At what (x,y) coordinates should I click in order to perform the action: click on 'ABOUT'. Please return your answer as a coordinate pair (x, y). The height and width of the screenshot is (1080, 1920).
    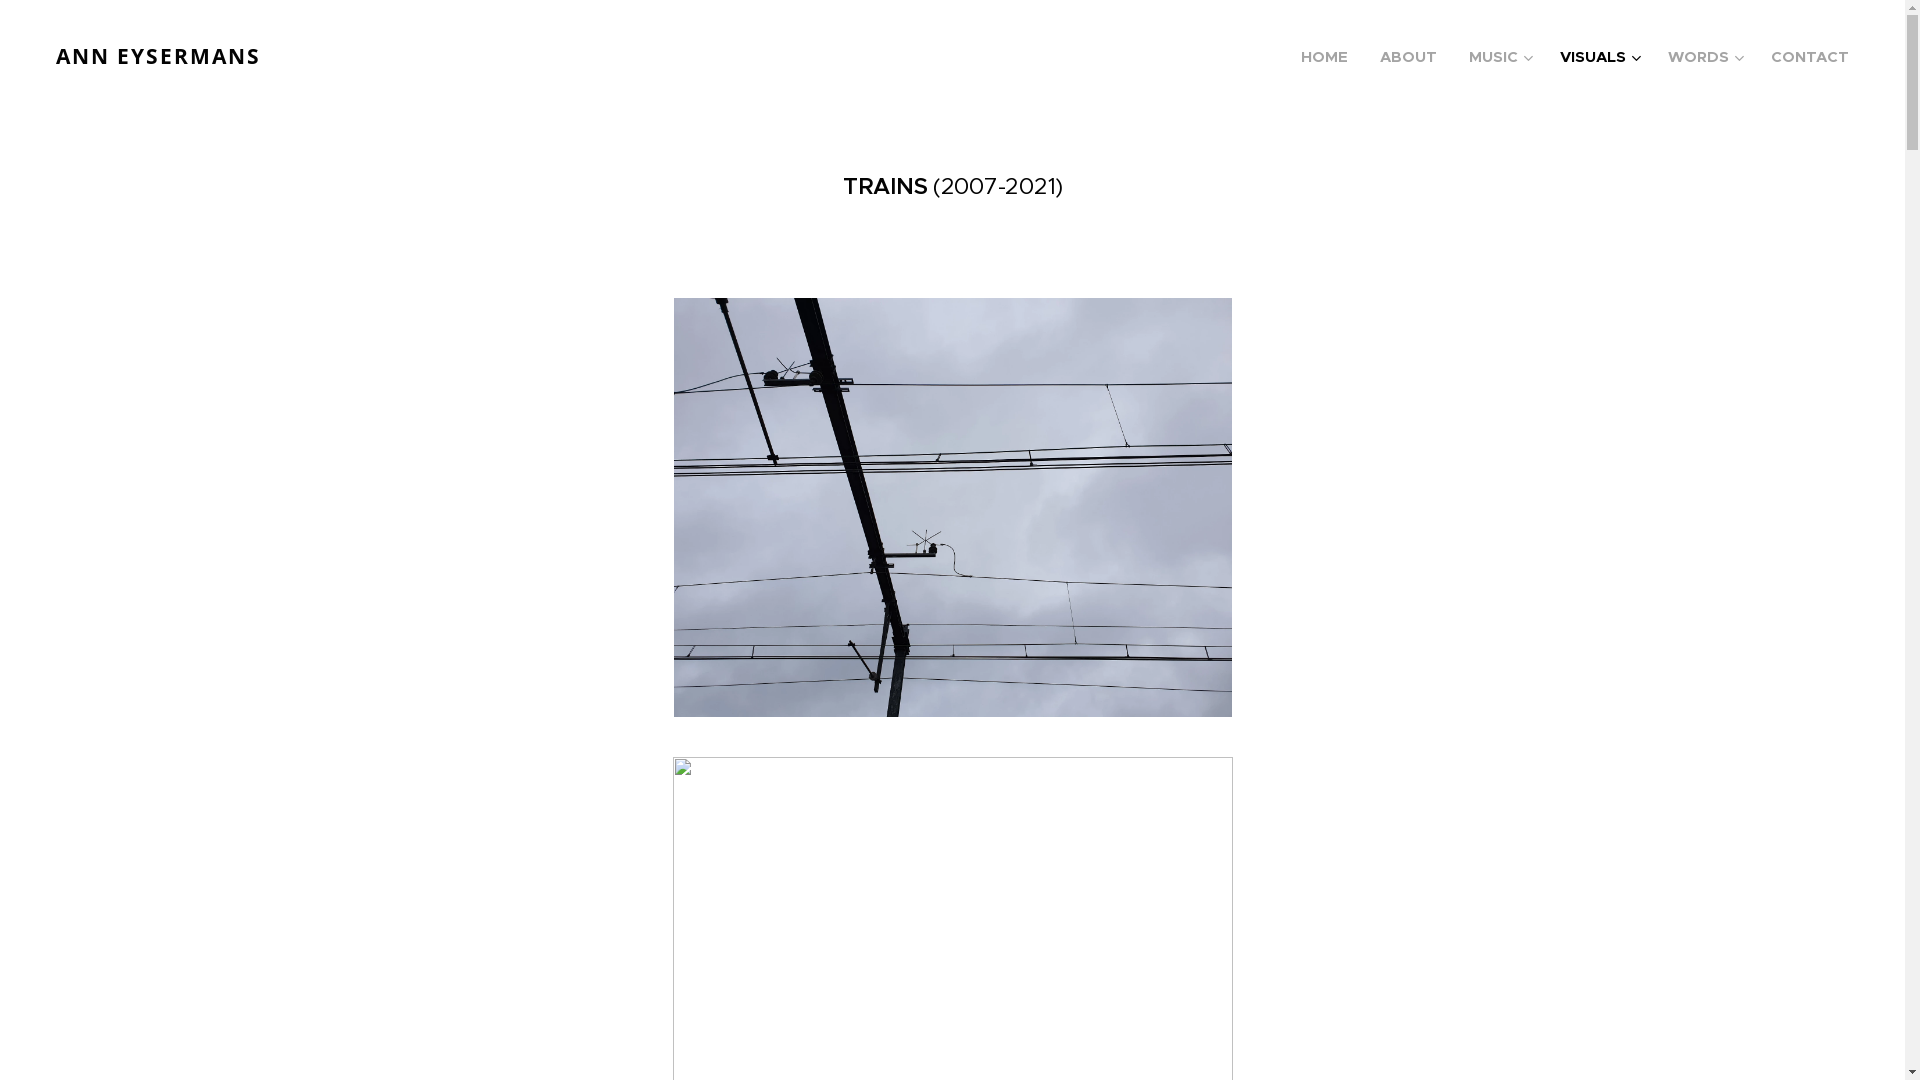
    Looking at the image, I should click on (1407, 56).